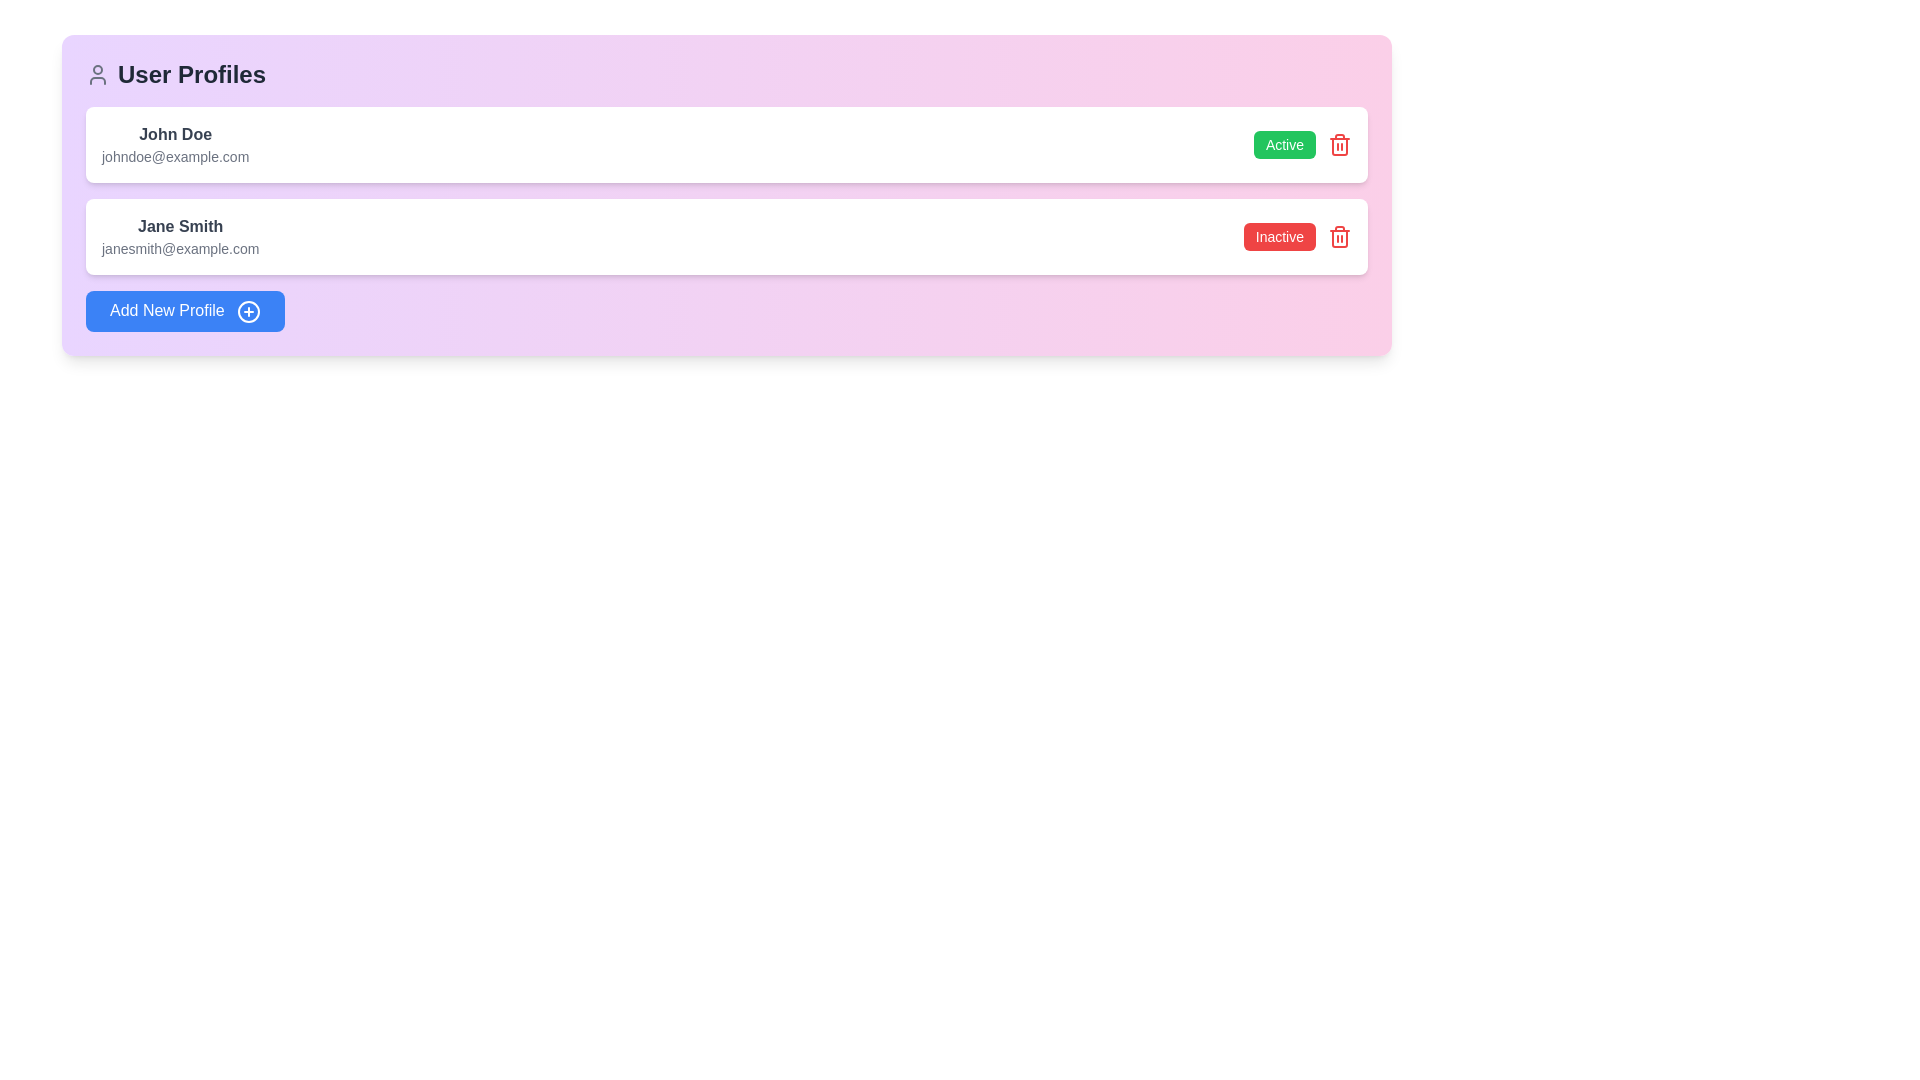 The height and width of the screenshot is (1080, 1920). What do you see at coordinates (1297, 235) in the screenshot?
I see `the activation status button for 'Jane Smith's profile, which is marked as inactive` at bounding box center [1297, 235].